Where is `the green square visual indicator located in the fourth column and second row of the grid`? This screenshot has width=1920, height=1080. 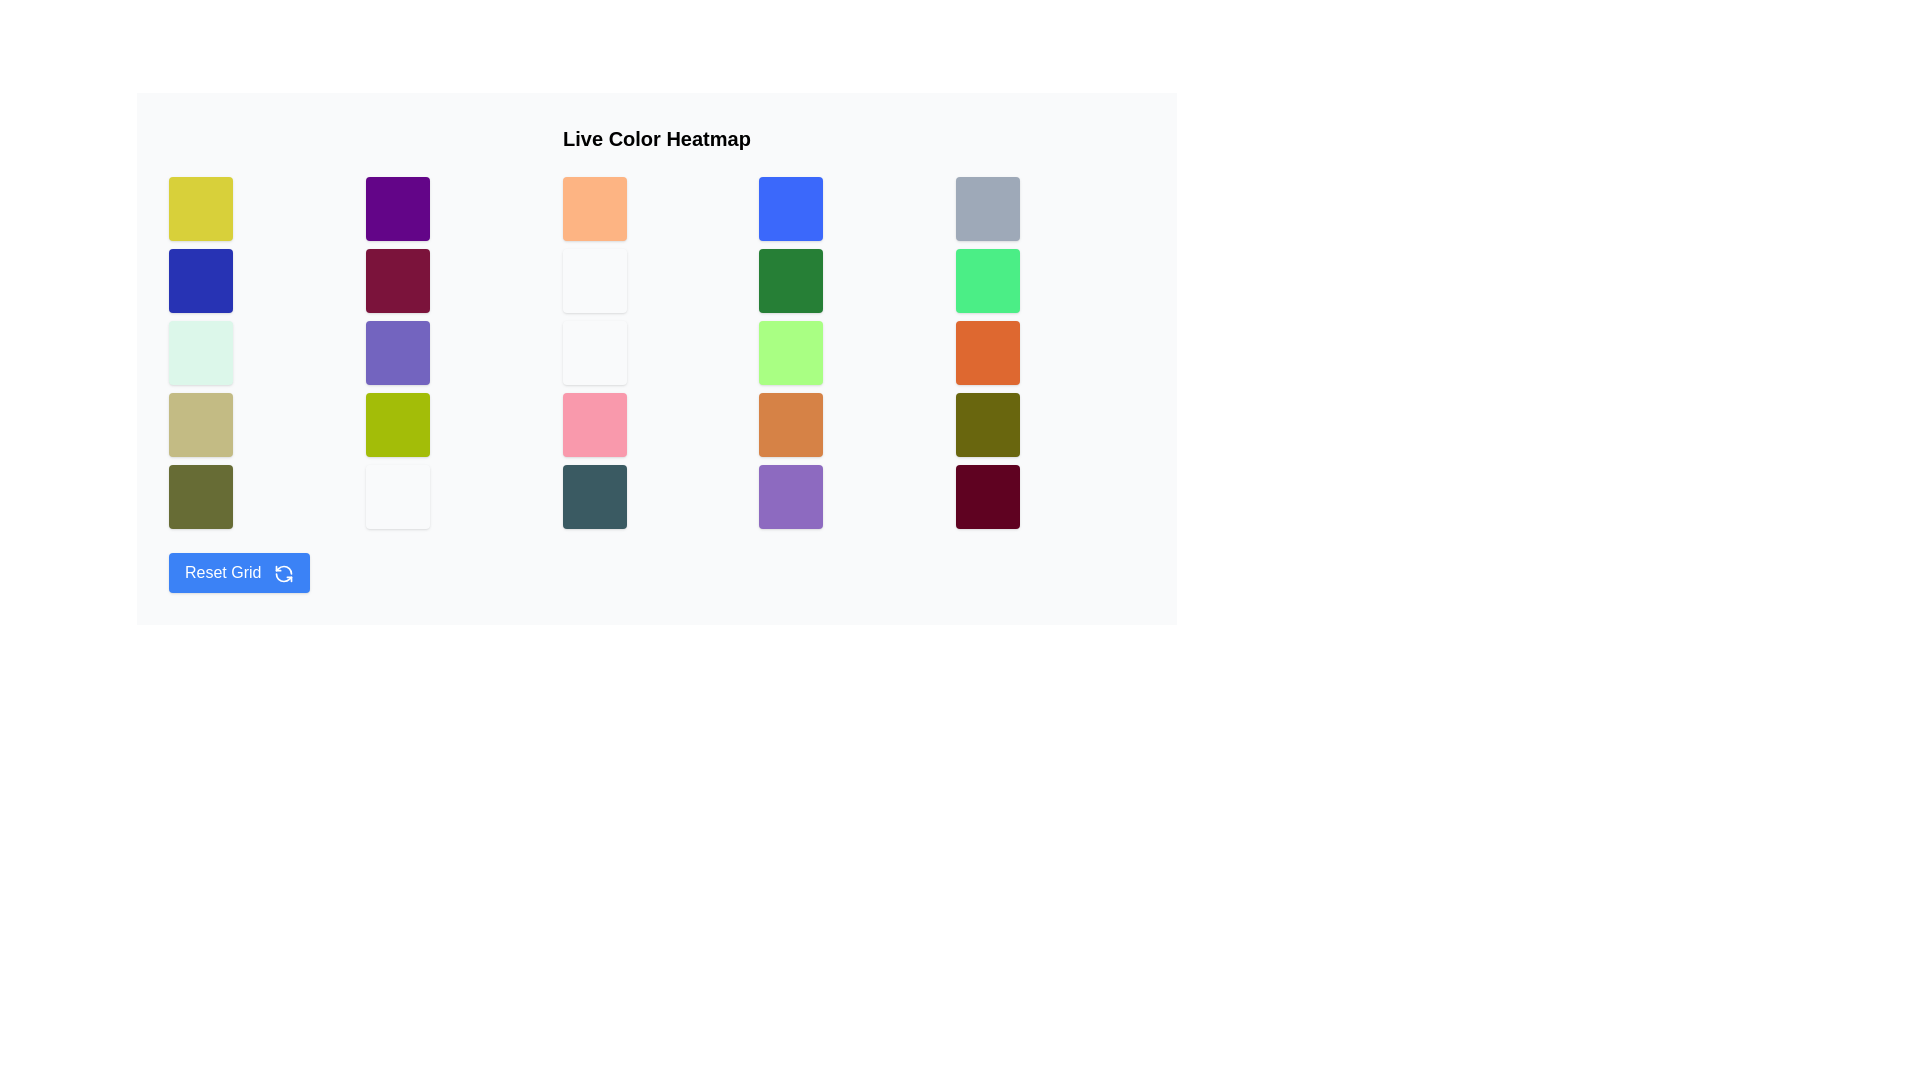
the green square visual indicator located in the fourth column and second row of the grid is located at coordinates (790, 281).